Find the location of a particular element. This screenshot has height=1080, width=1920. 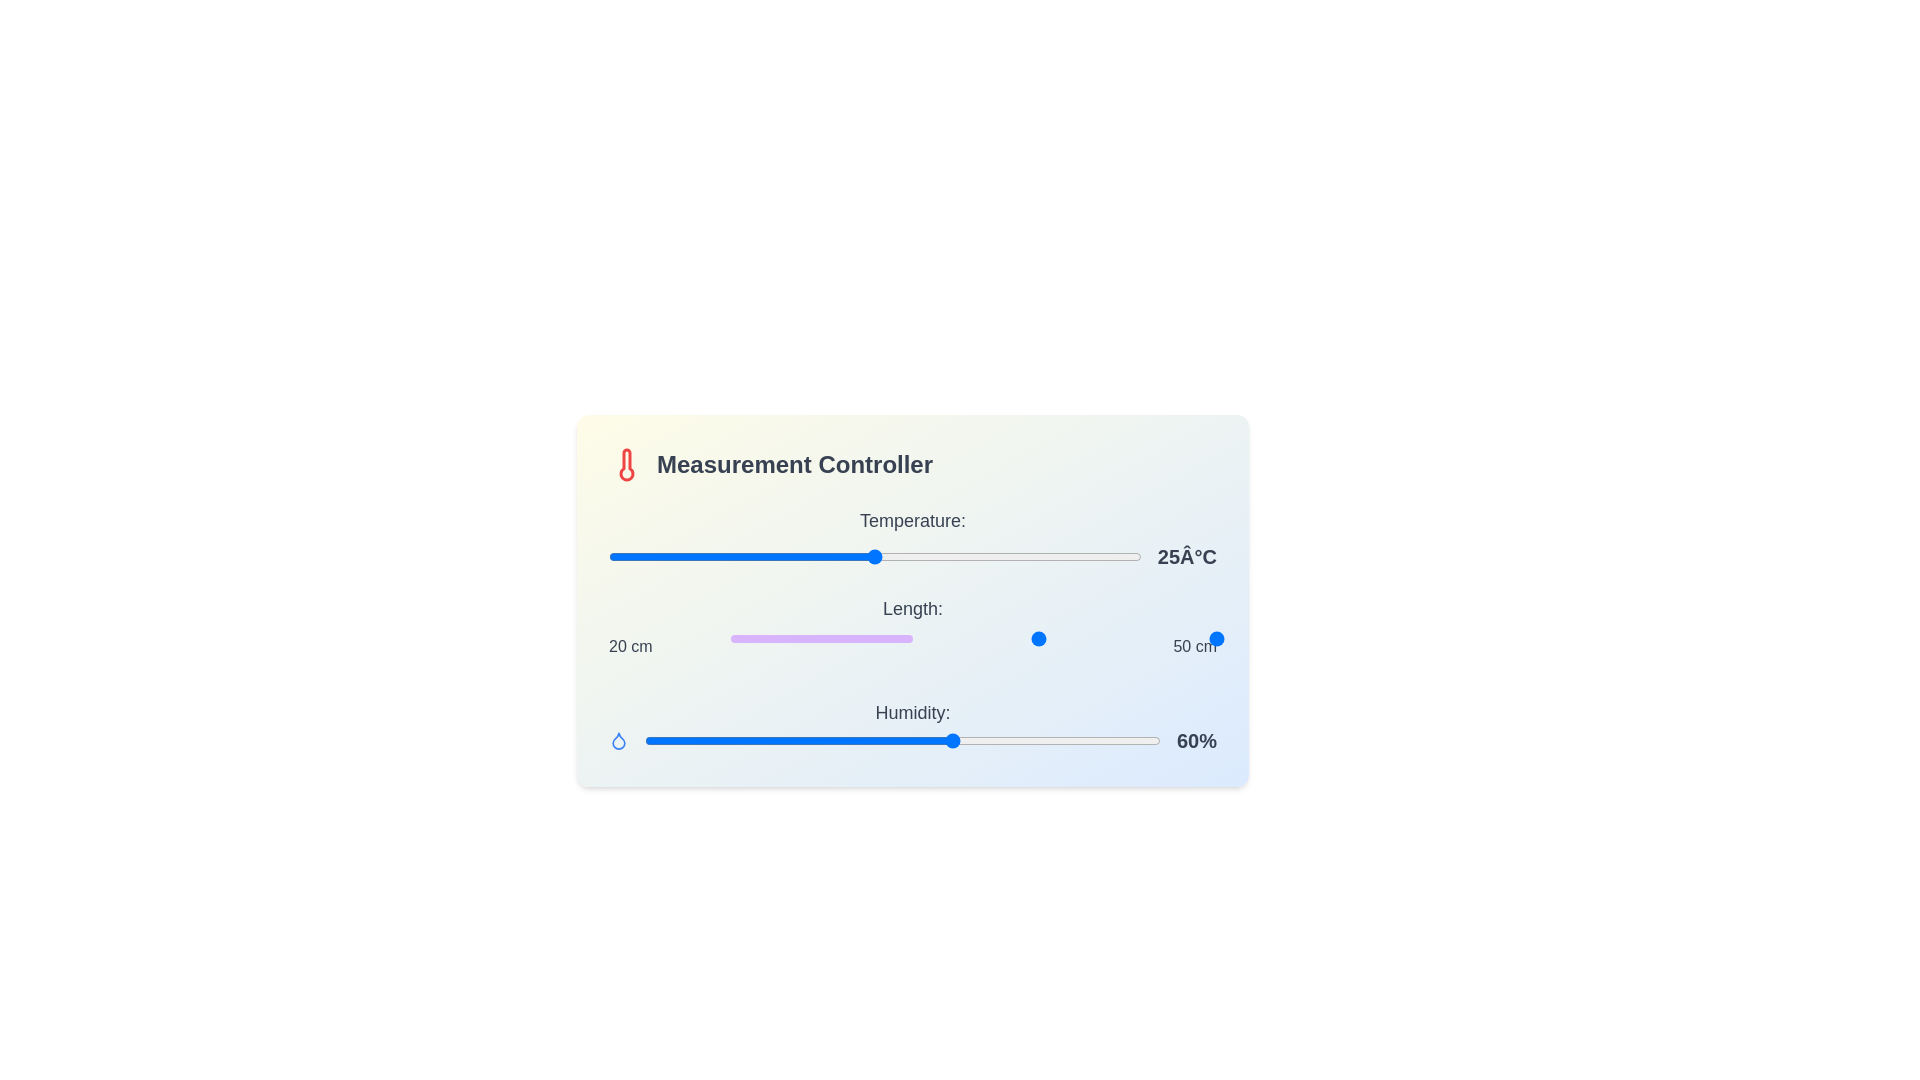

the slider is located at coordinates (746, 556).